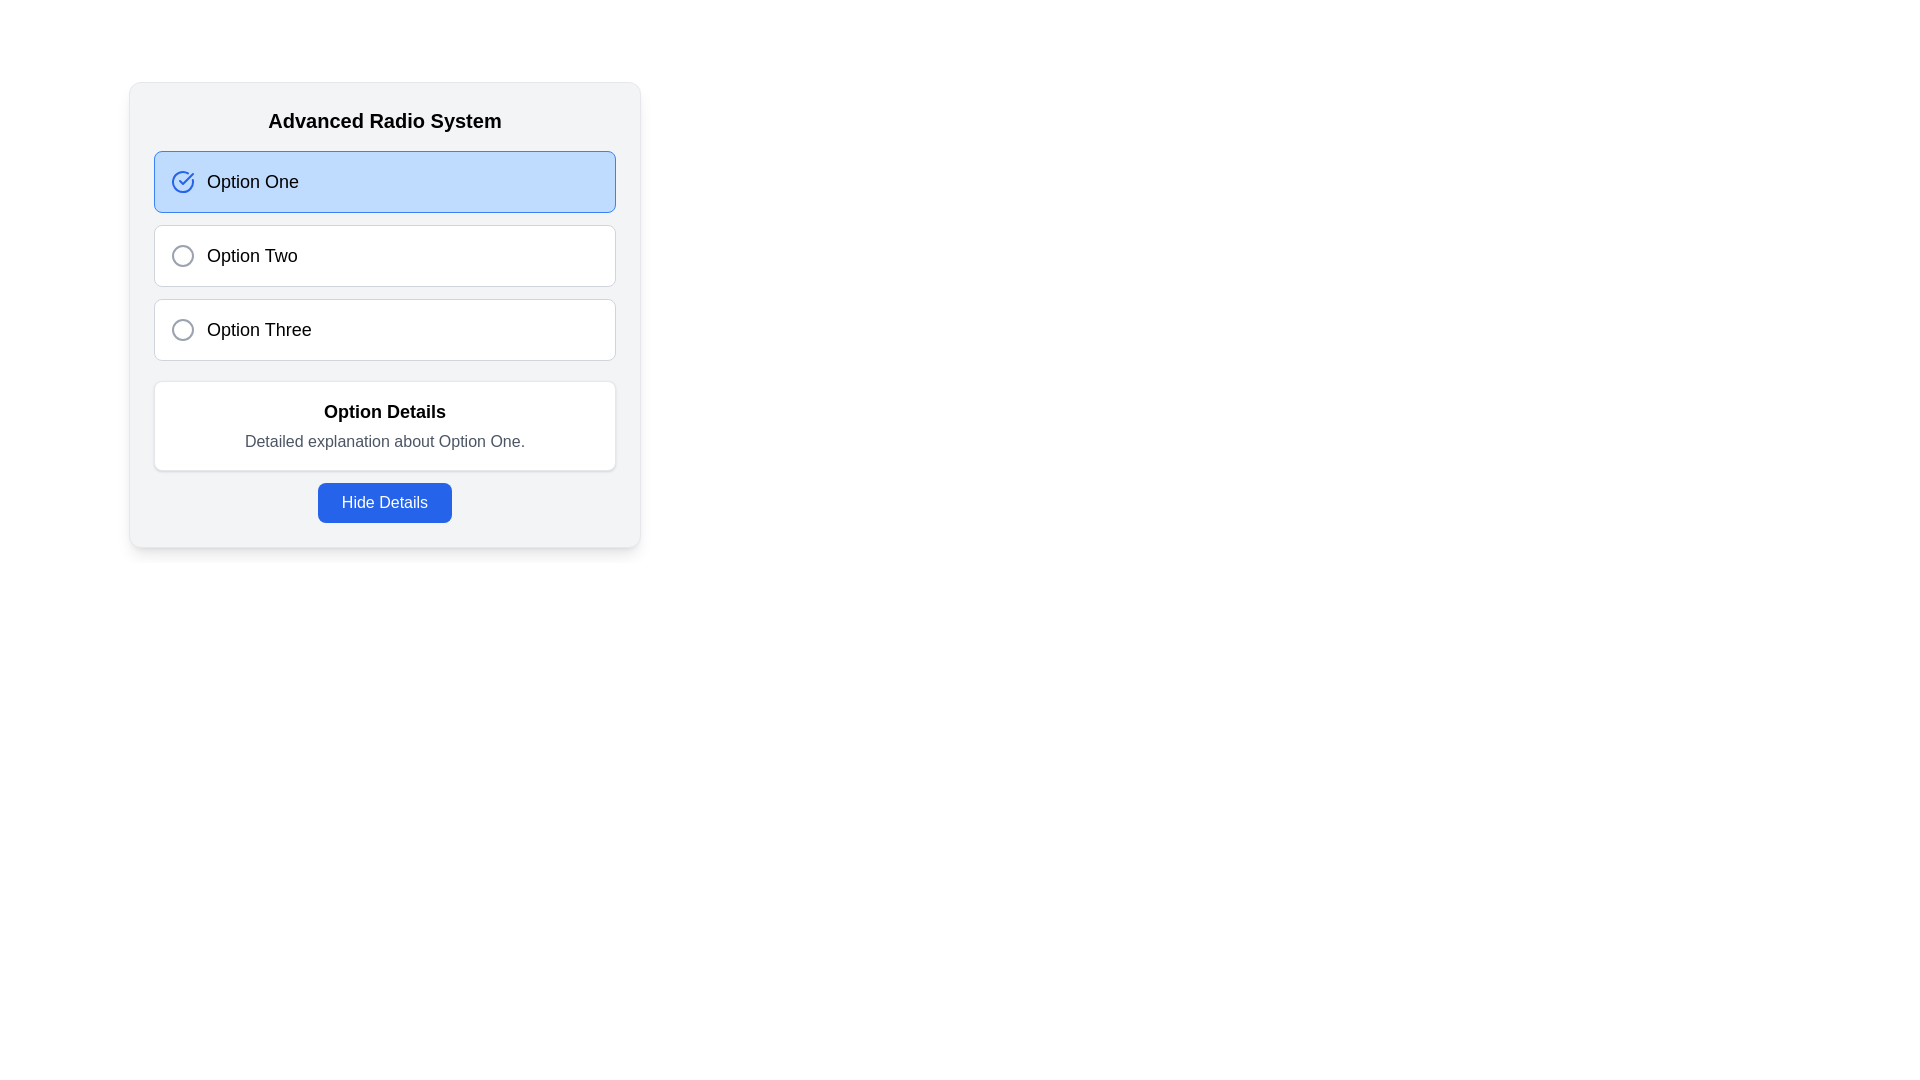 Image resolution: width=1920 pixels, height=1080 pixels. What do you see at coordinates (252, 181) in the screenshot?
I see `the text label that identifies the first radio option in the vertical group of selection options, which is positioned centrally within the interface` at bounding box center [252, 181].